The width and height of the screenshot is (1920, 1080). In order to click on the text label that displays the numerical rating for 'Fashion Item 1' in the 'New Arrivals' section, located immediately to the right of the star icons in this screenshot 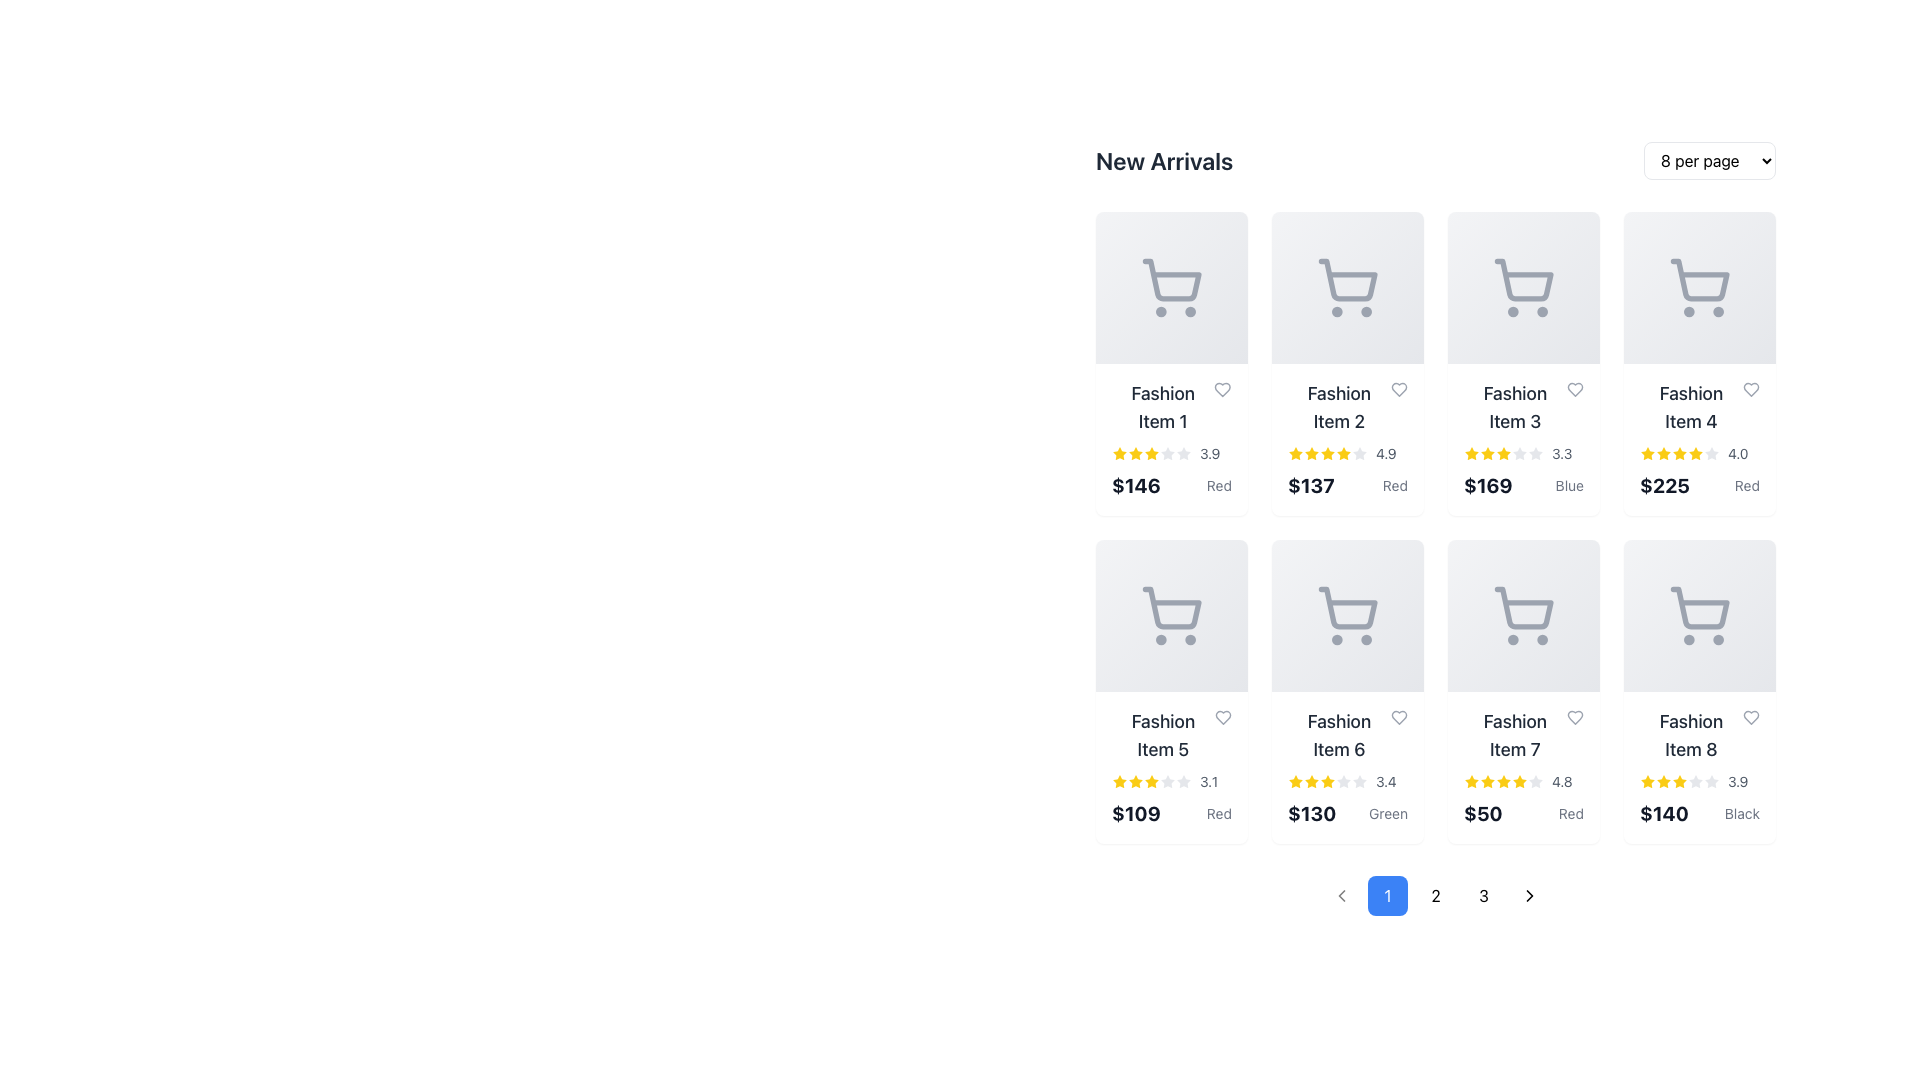, I will do `click(1737, 781)`.